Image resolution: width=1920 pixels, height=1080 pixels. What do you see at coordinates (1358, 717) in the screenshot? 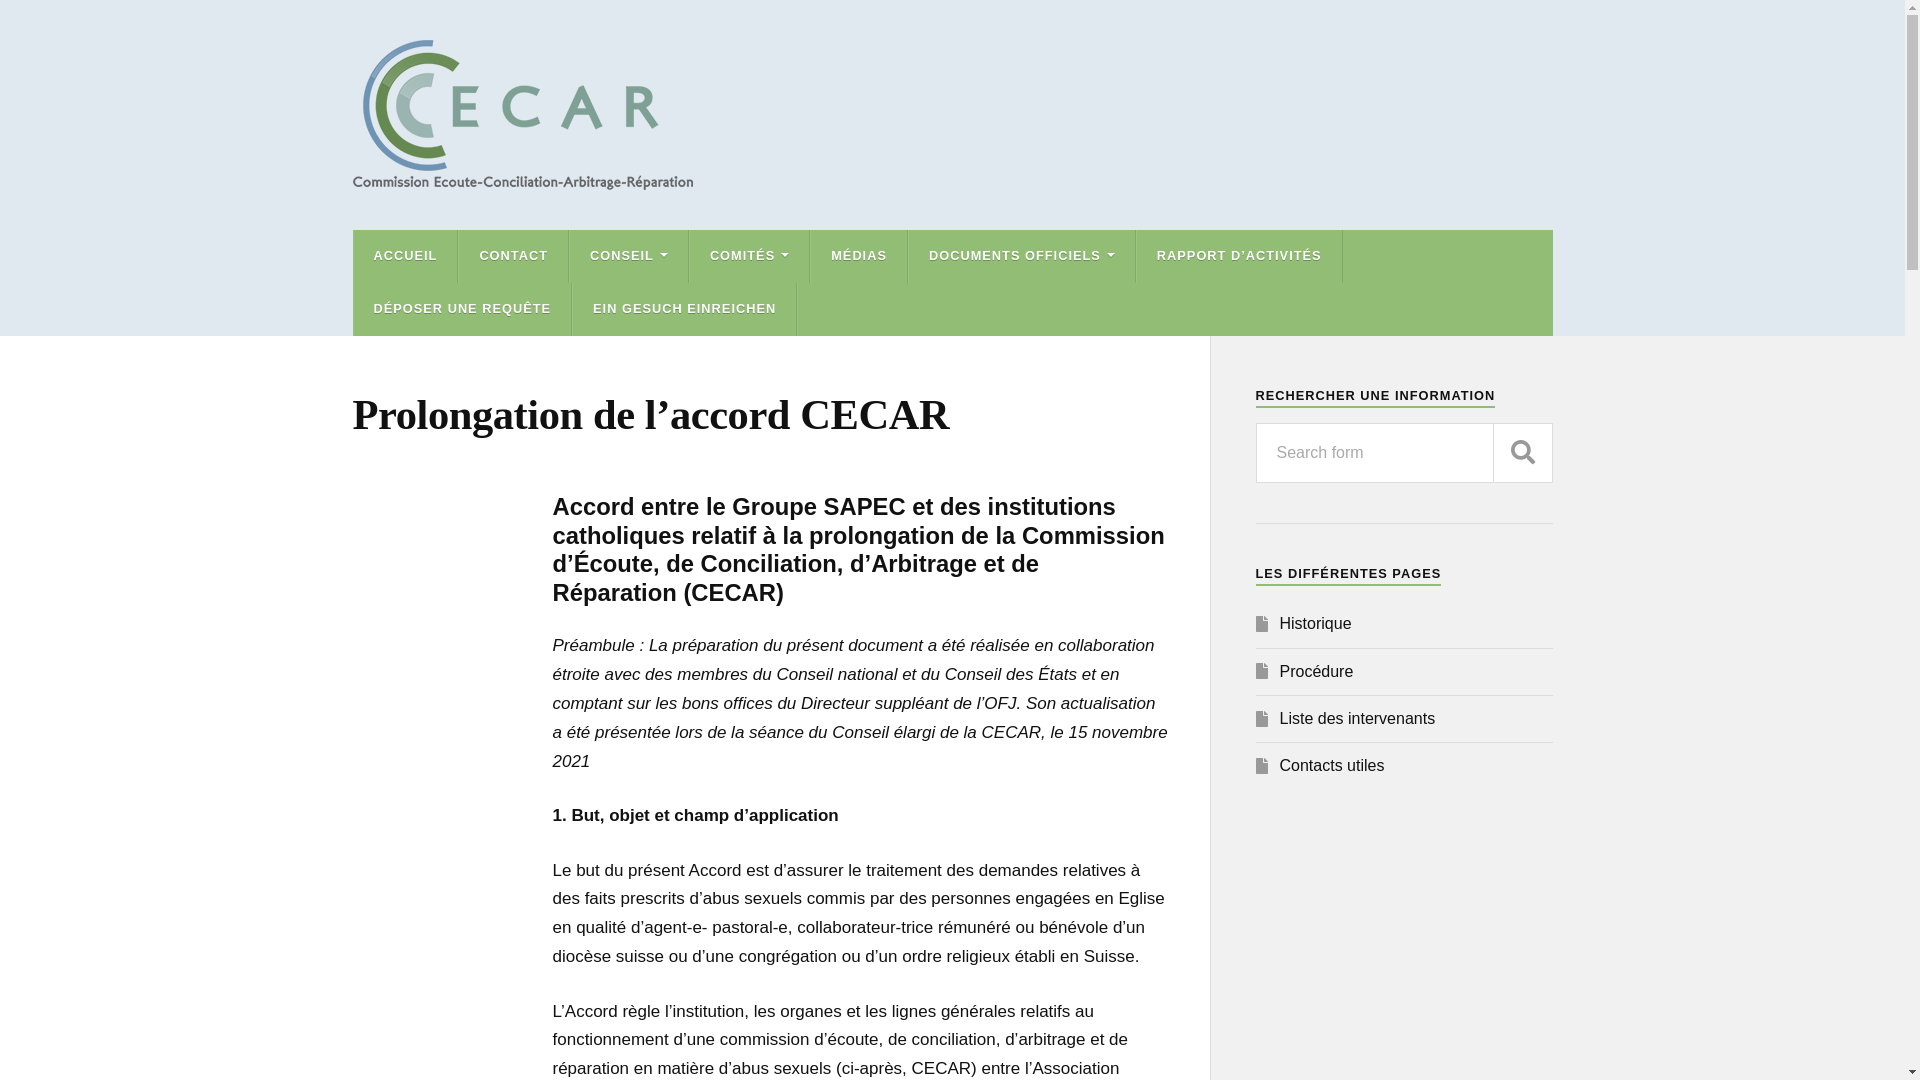
I see `'Liste des intervenants'` at bounding box center [1358, 717].